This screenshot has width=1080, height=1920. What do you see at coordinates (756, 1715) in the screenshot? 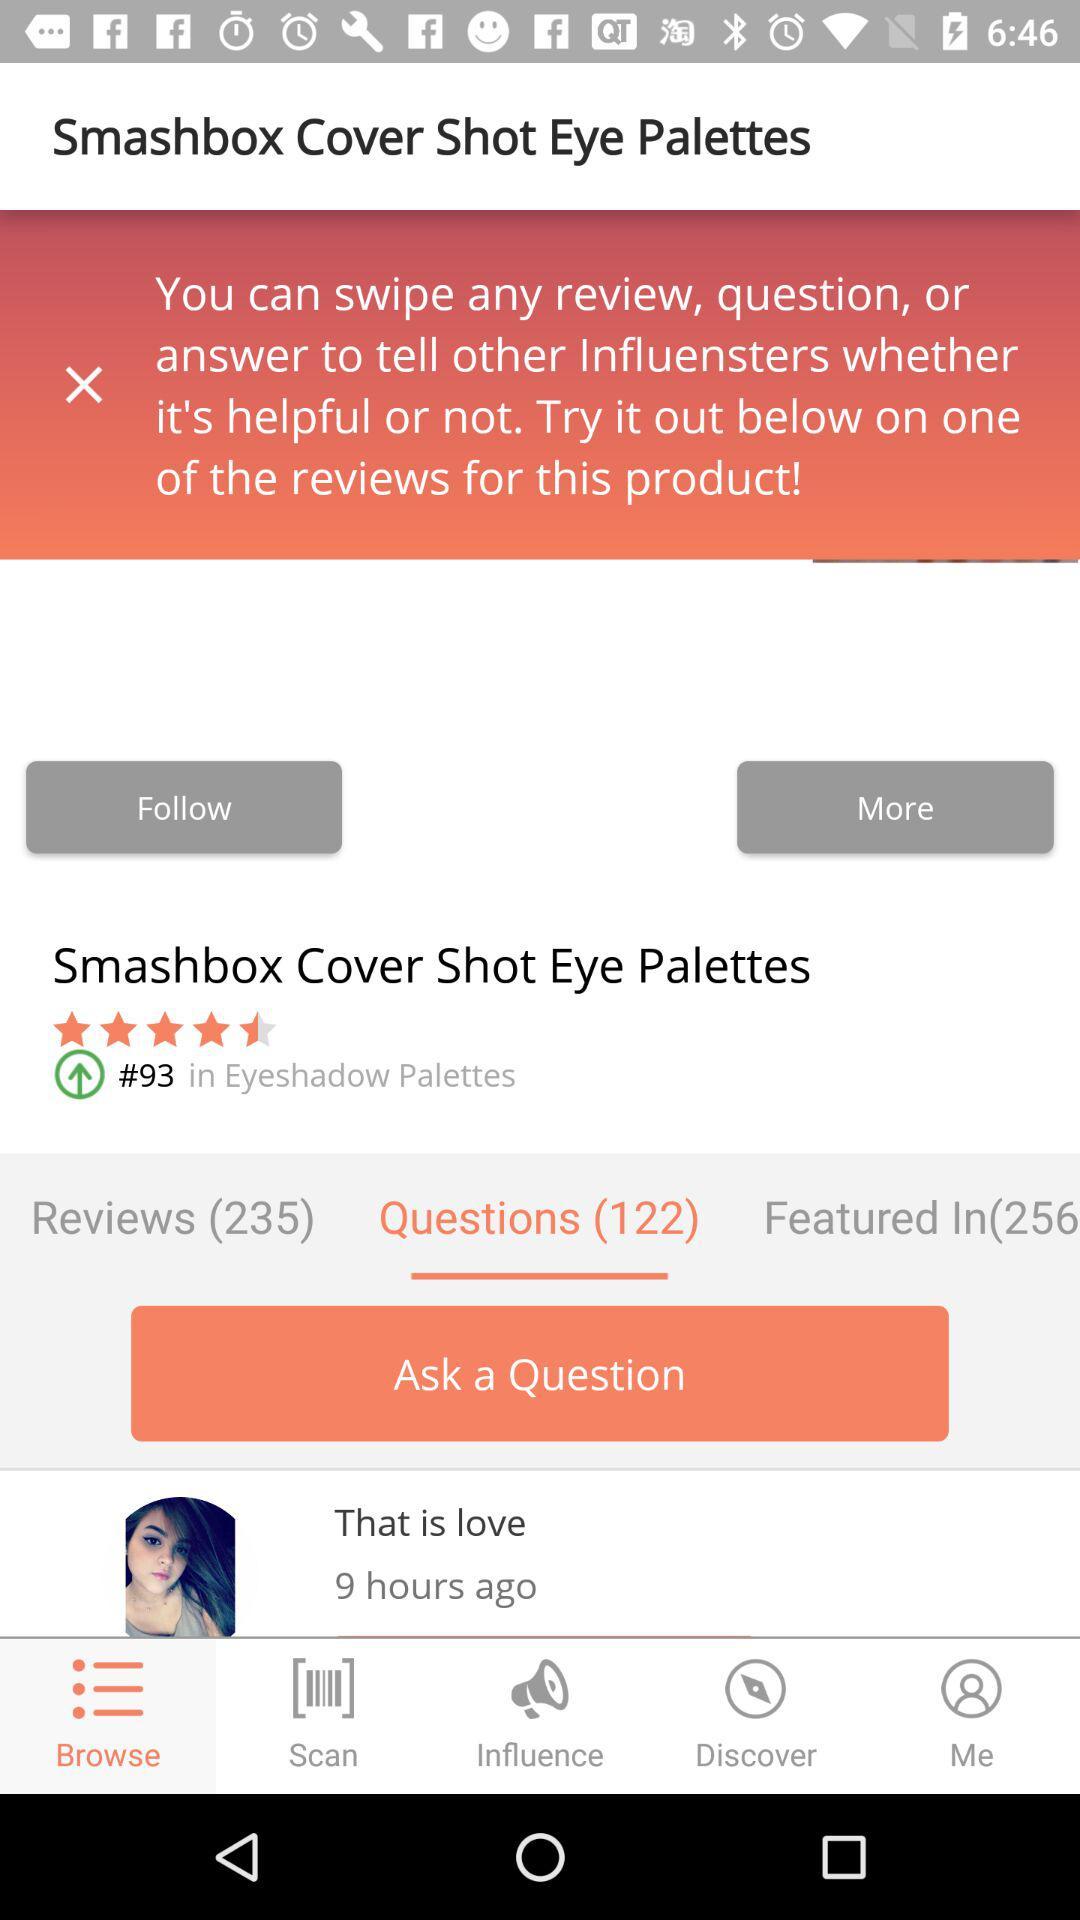
I see `the time icon` at bounding box center [756, 1715].